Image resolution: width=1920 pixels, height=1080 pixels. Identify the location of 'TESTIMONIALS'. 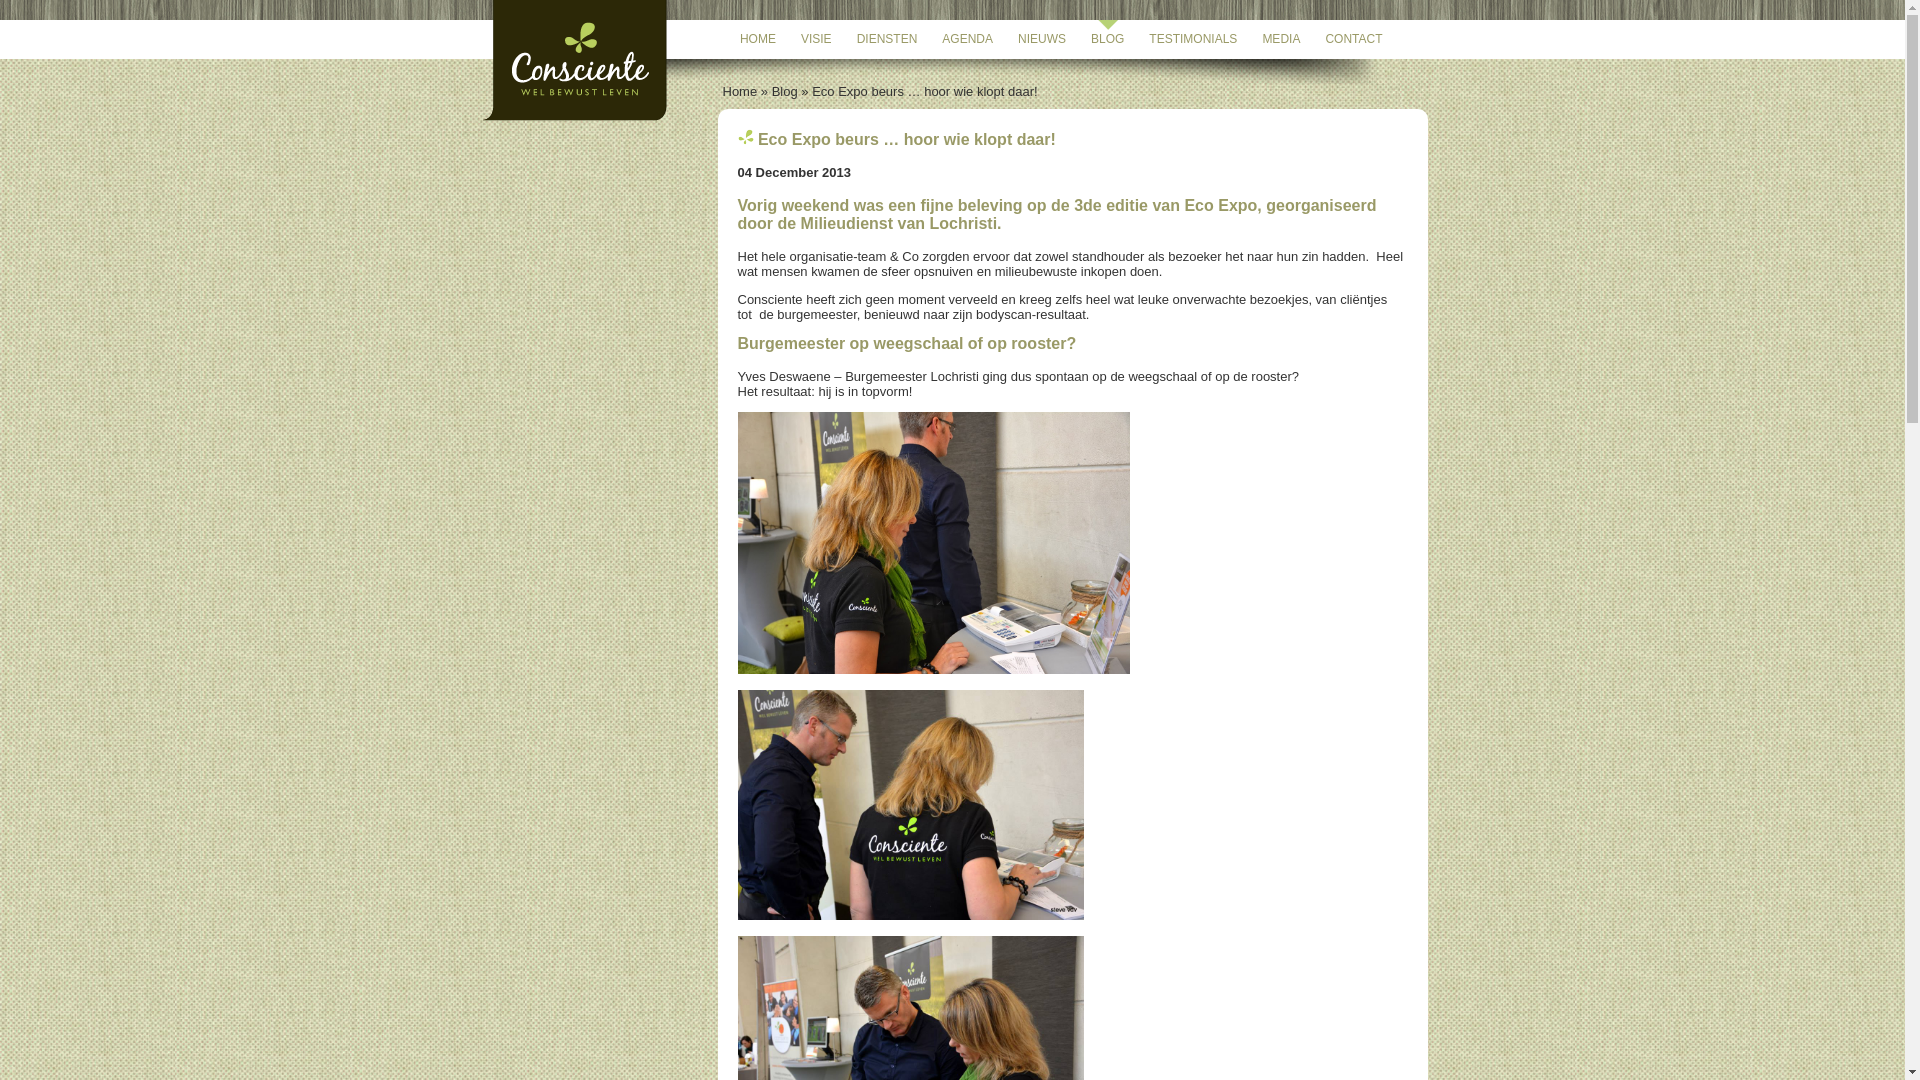
(1148, 39).